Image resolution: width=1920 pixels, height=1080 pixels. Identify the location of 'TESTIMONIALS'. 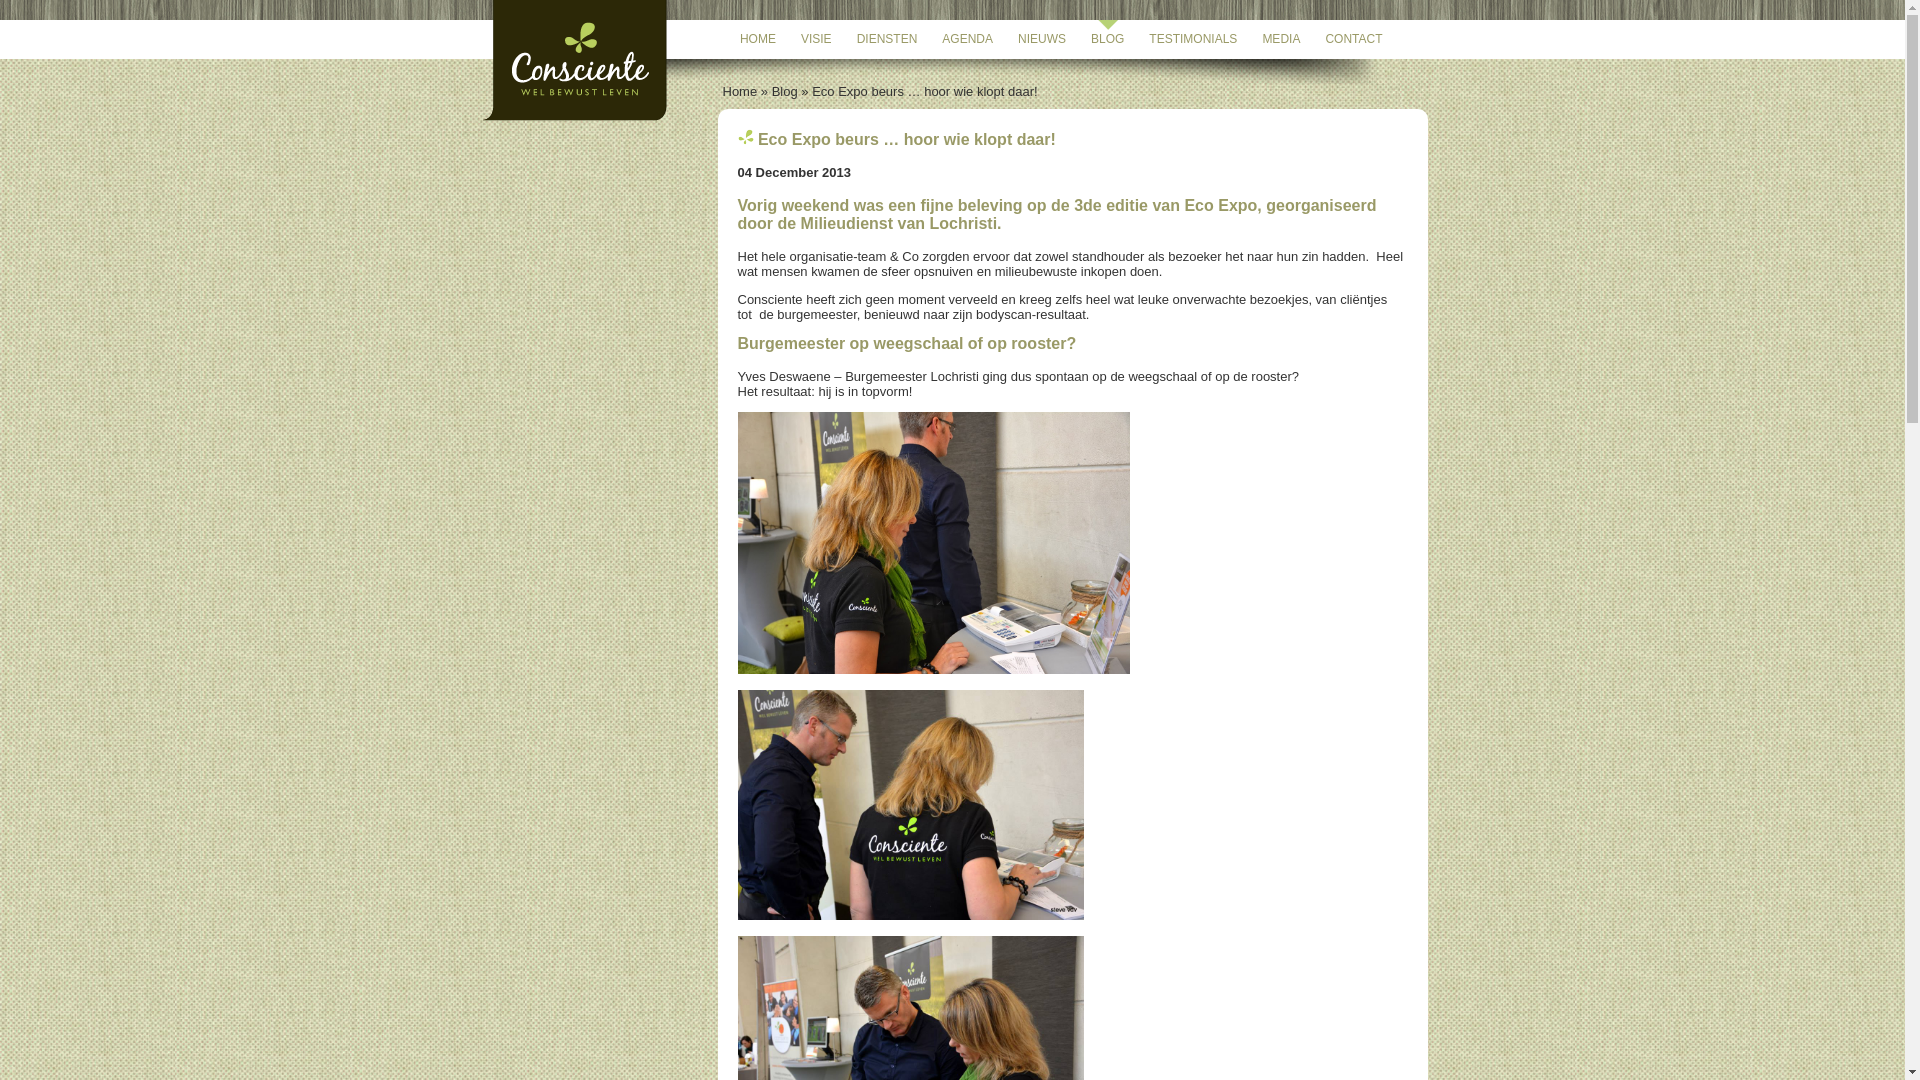
(1148, 39).